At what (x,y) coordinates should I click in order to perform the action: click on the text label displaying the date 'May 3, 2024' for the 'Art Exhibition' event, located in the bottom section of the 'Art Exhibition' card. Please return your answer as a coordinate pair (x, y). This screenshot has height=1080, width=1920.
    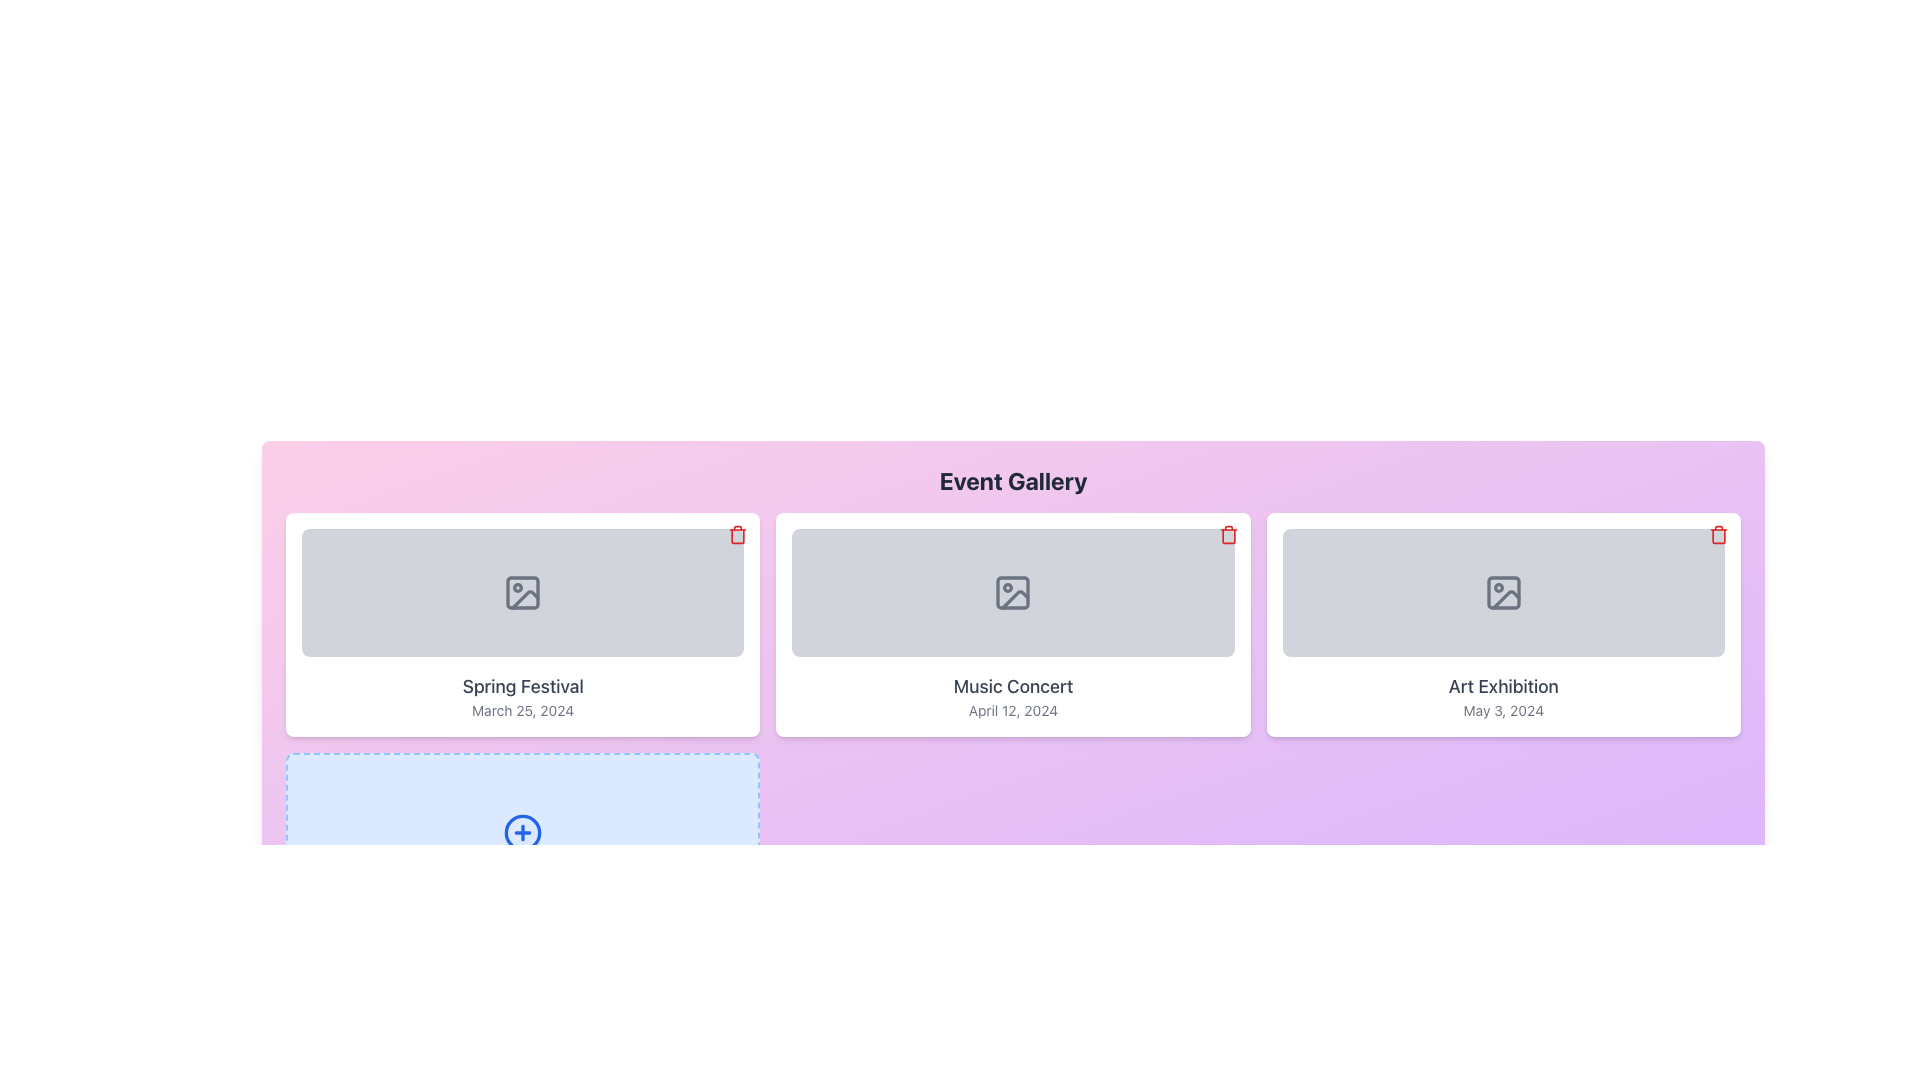
    Looking at the image, I should click on (1503, 709).